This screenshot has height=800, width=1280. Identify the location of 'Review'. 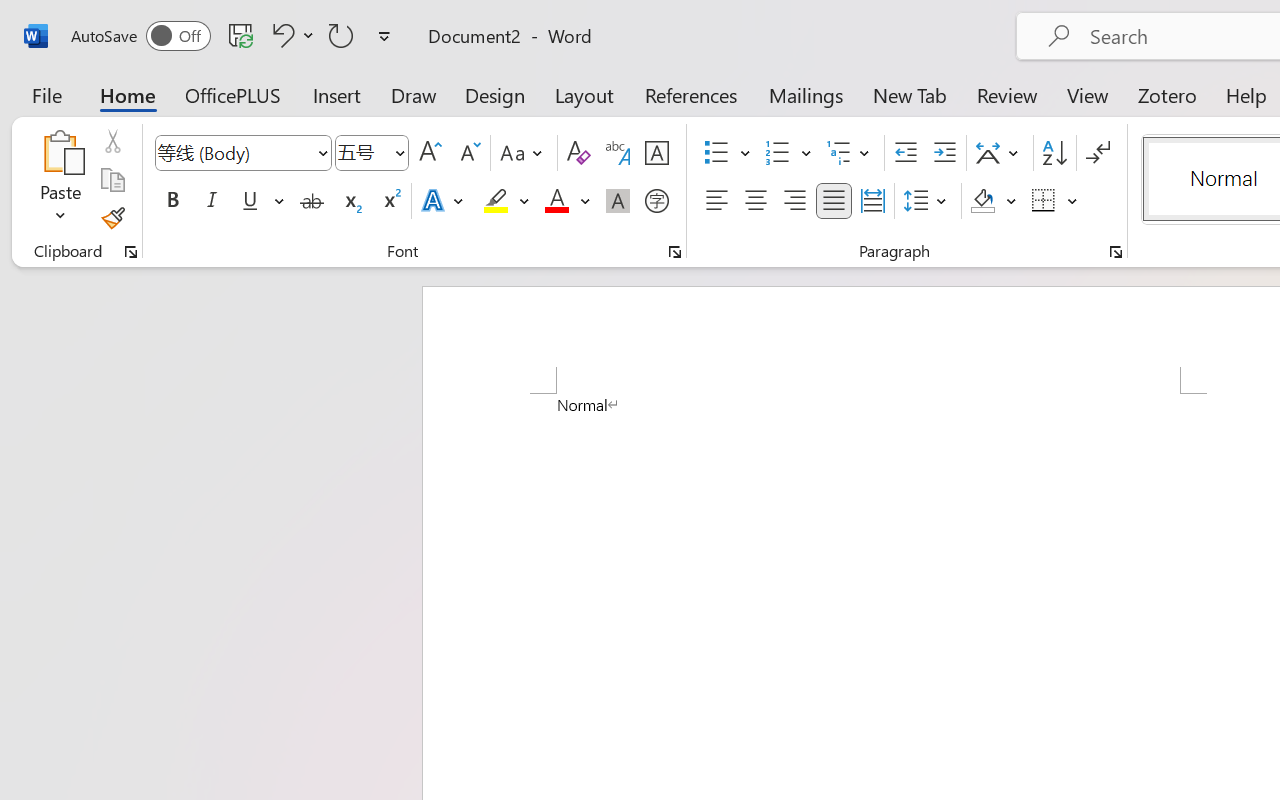
(1007, 94).